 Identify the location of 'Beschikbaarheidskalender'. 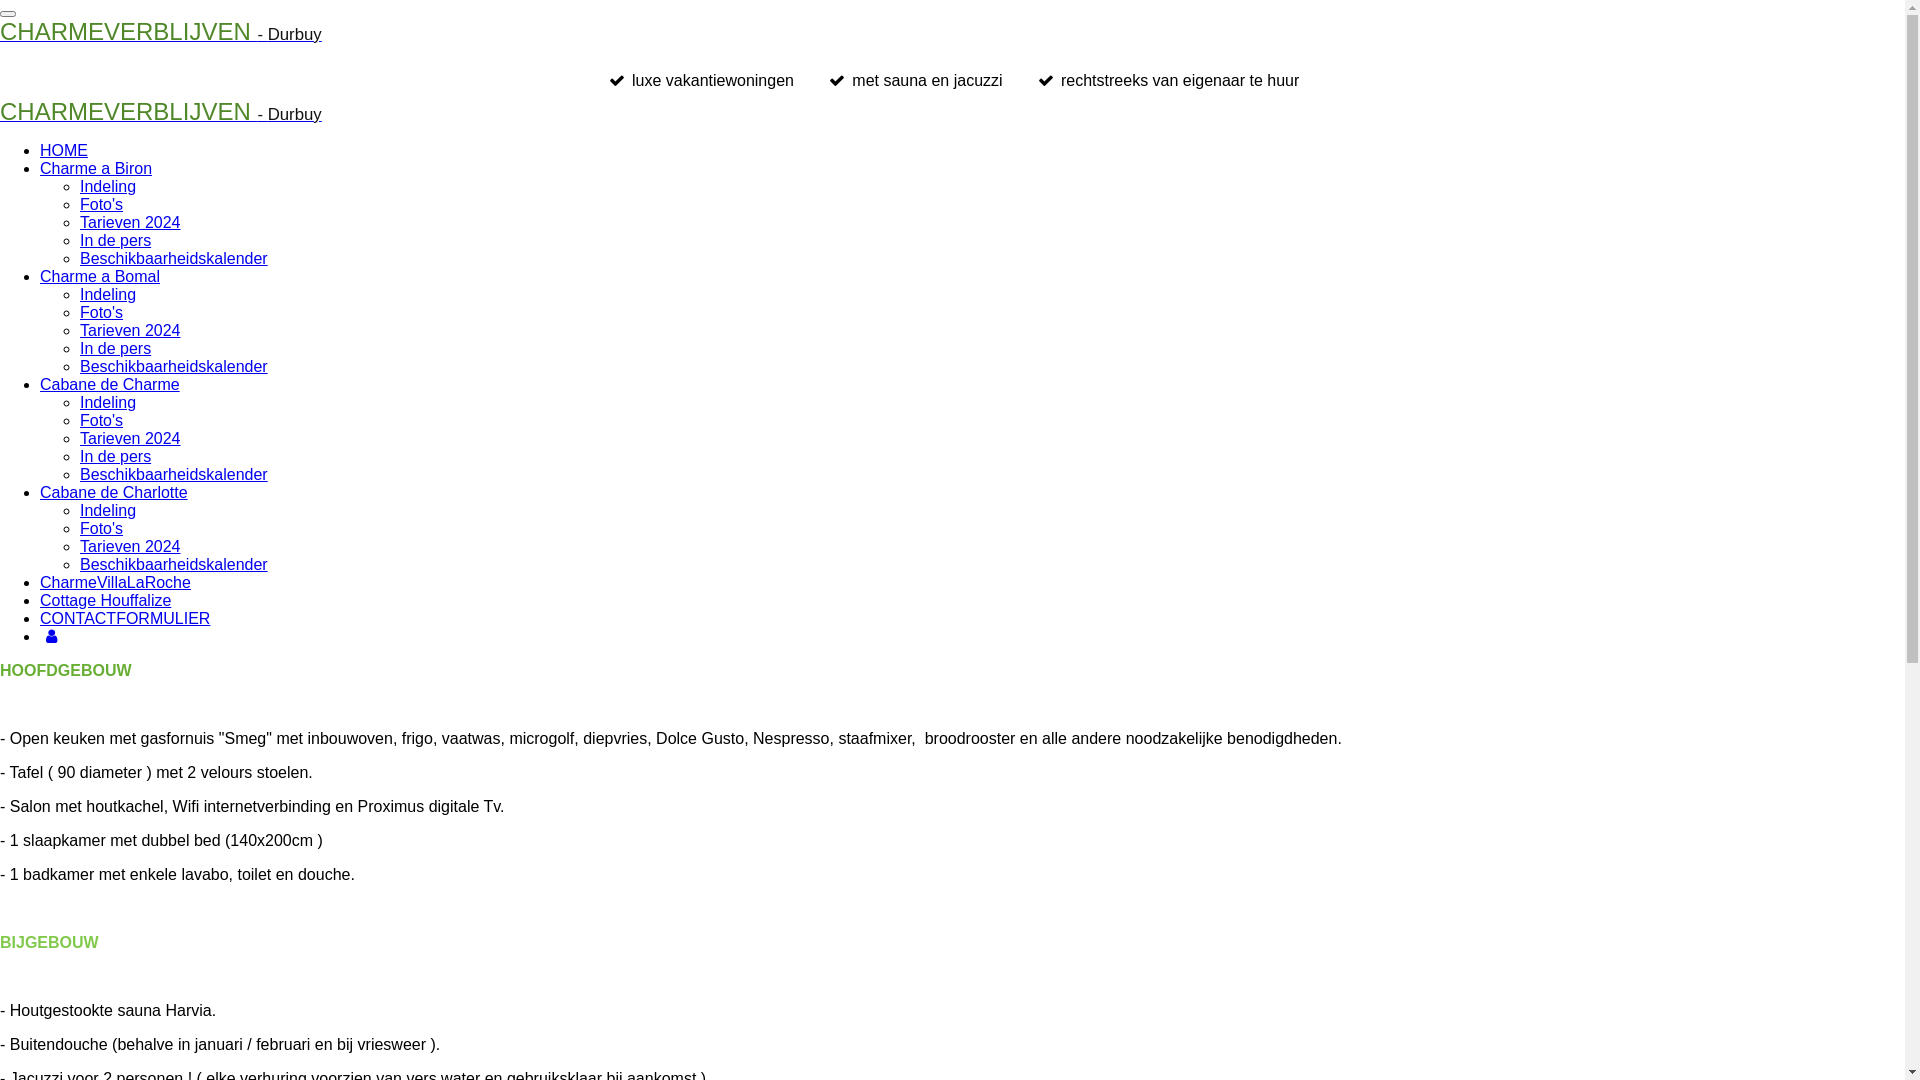
(173, 474).